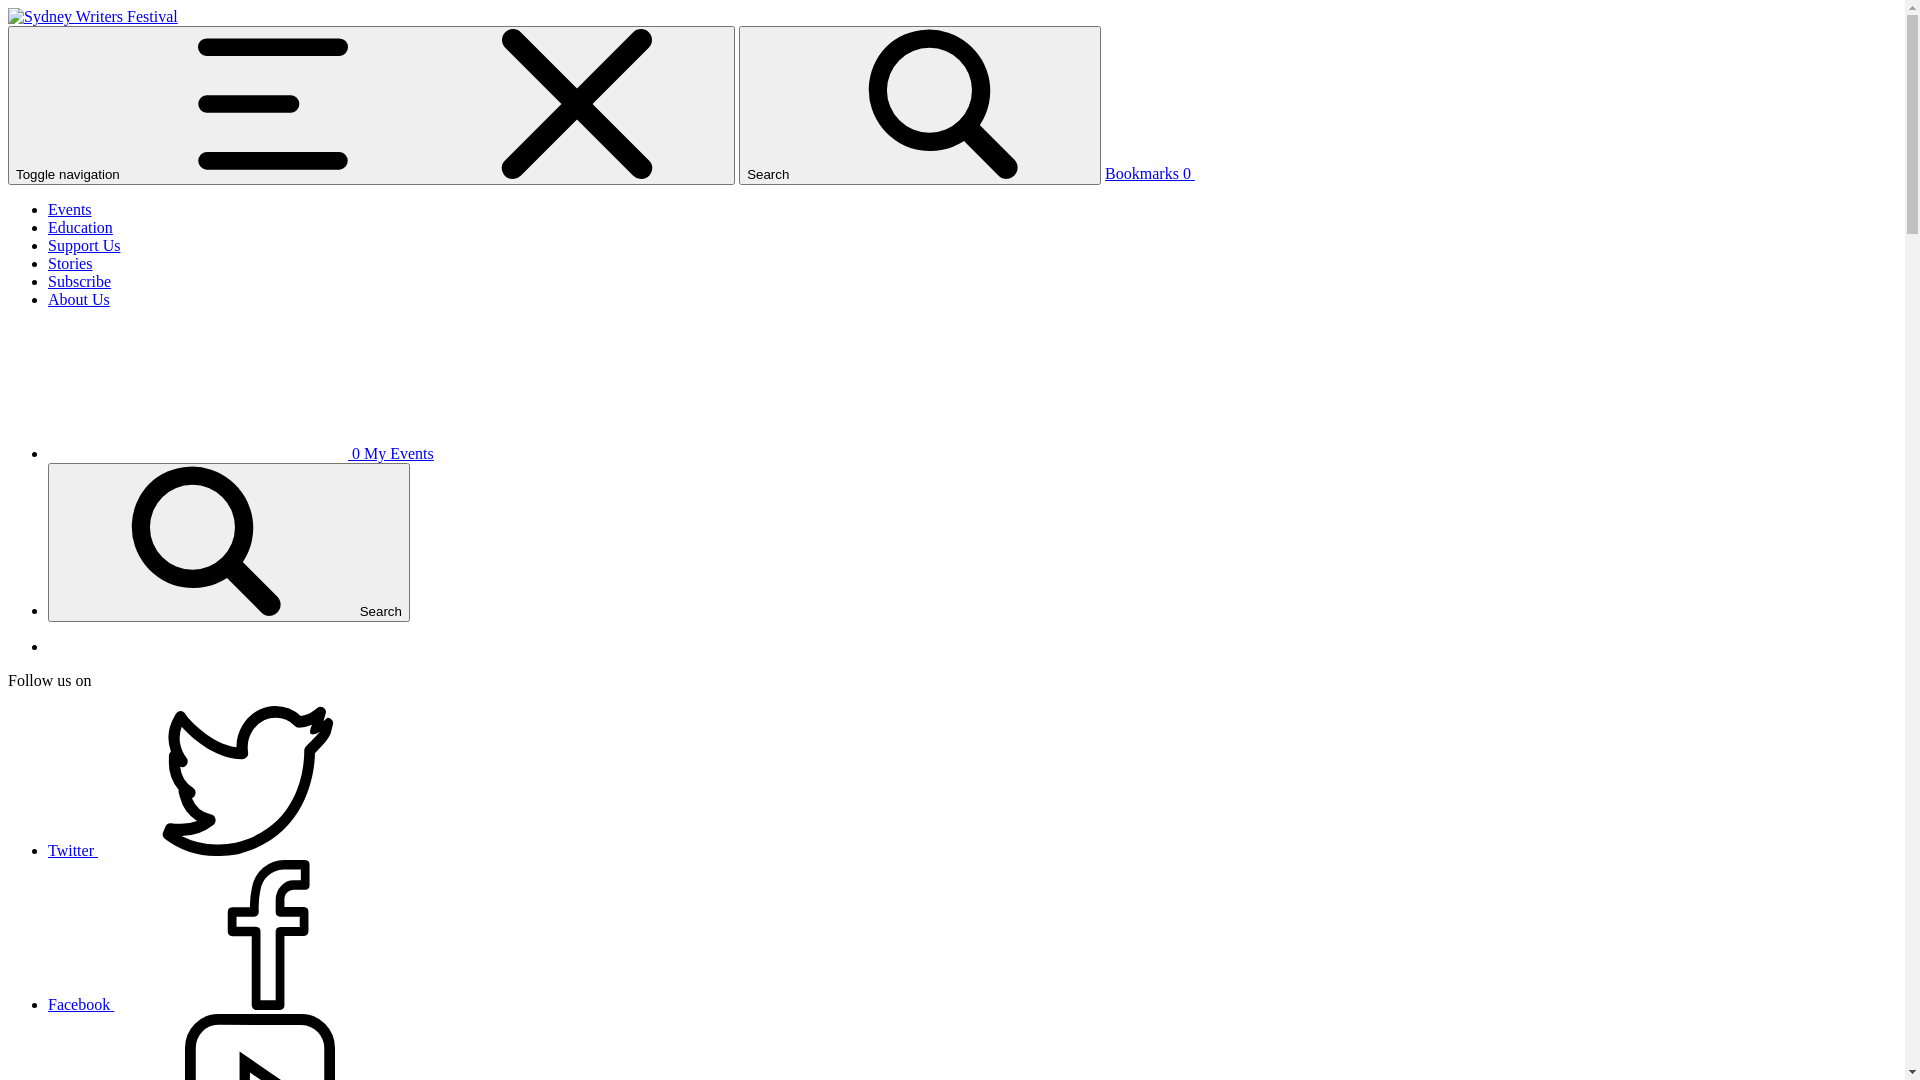 The height and width of the screenshot is (1080, 1920). Describe the element at coordinates (80, 226) in the screenshot. I see `'Education'` at that location.